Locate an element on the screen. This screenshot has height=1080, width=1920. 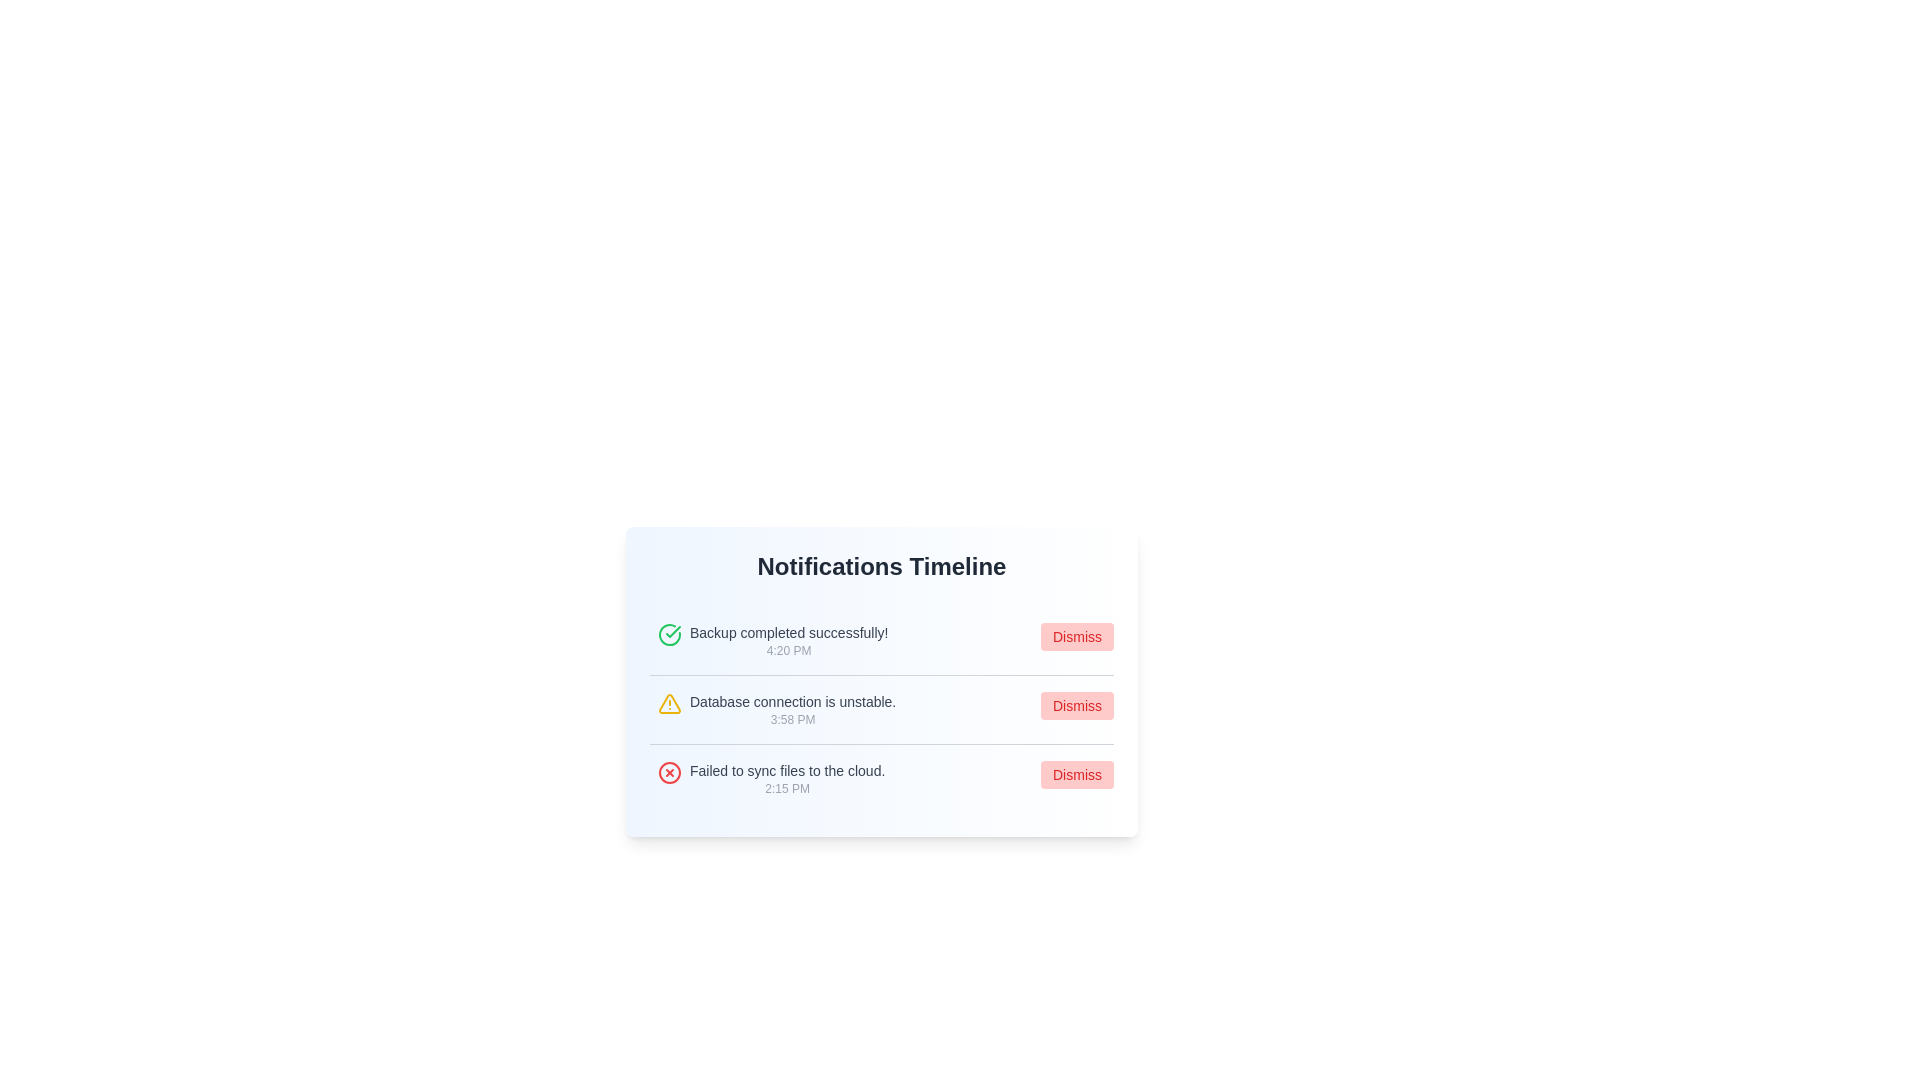
the static text header labeled 'Notifications Timeline', which is prominently displayed at the top of the notifications panel is located at coordinates (881, 567).